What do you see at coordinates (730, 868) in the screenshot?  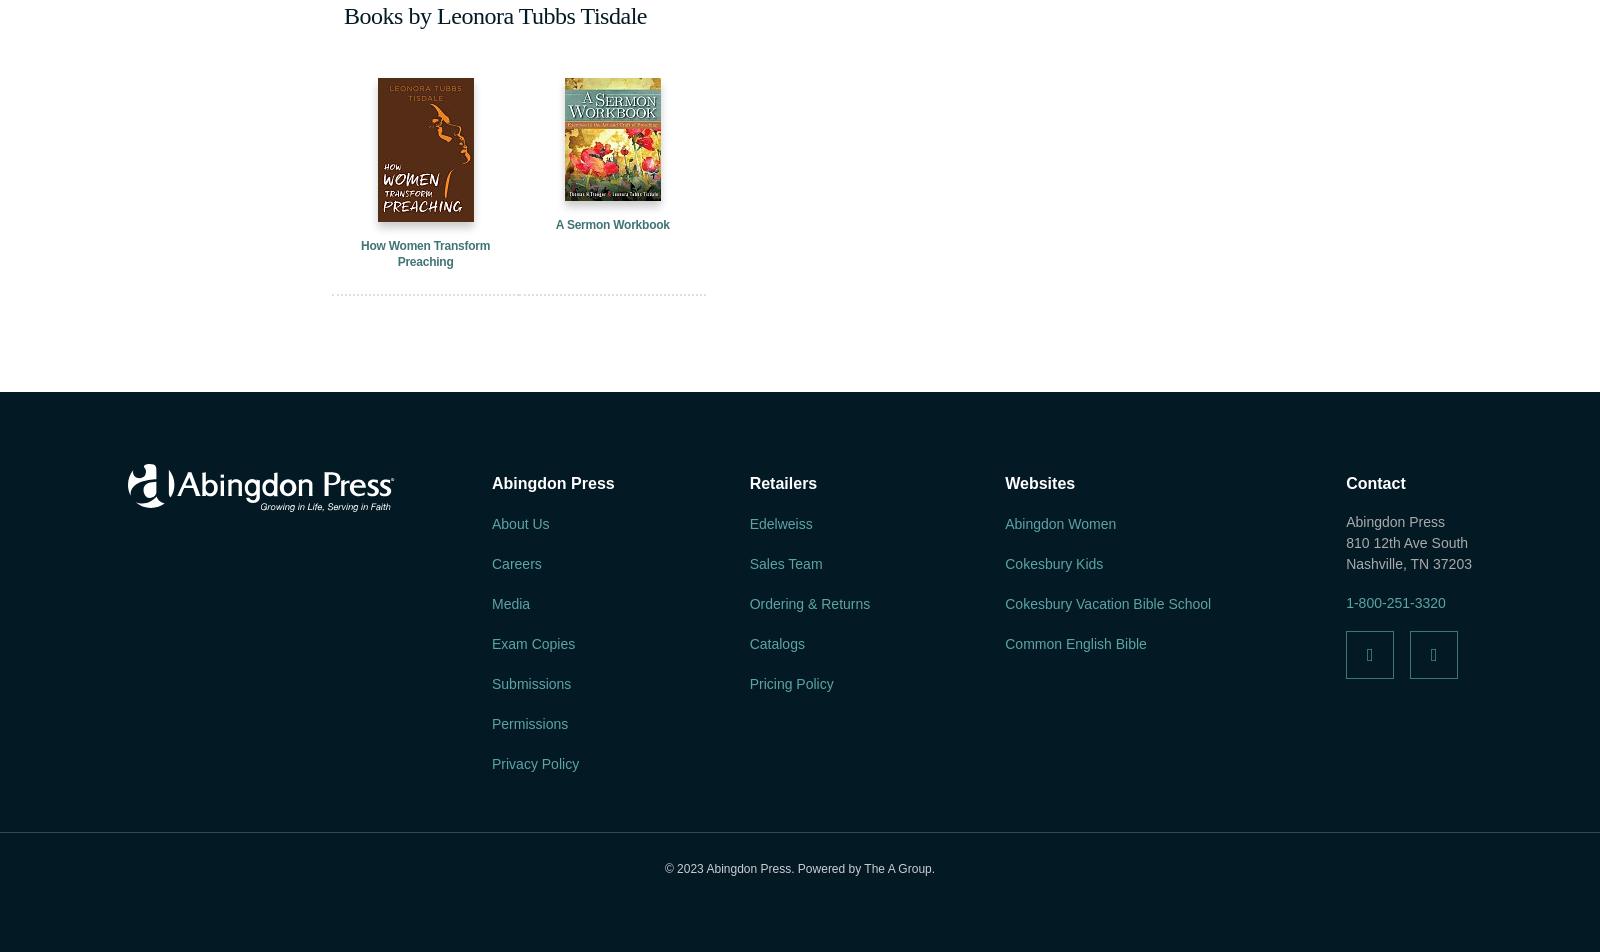 I see `'© 2023 Abingdon Press.'` at bounding box center [730, 868].